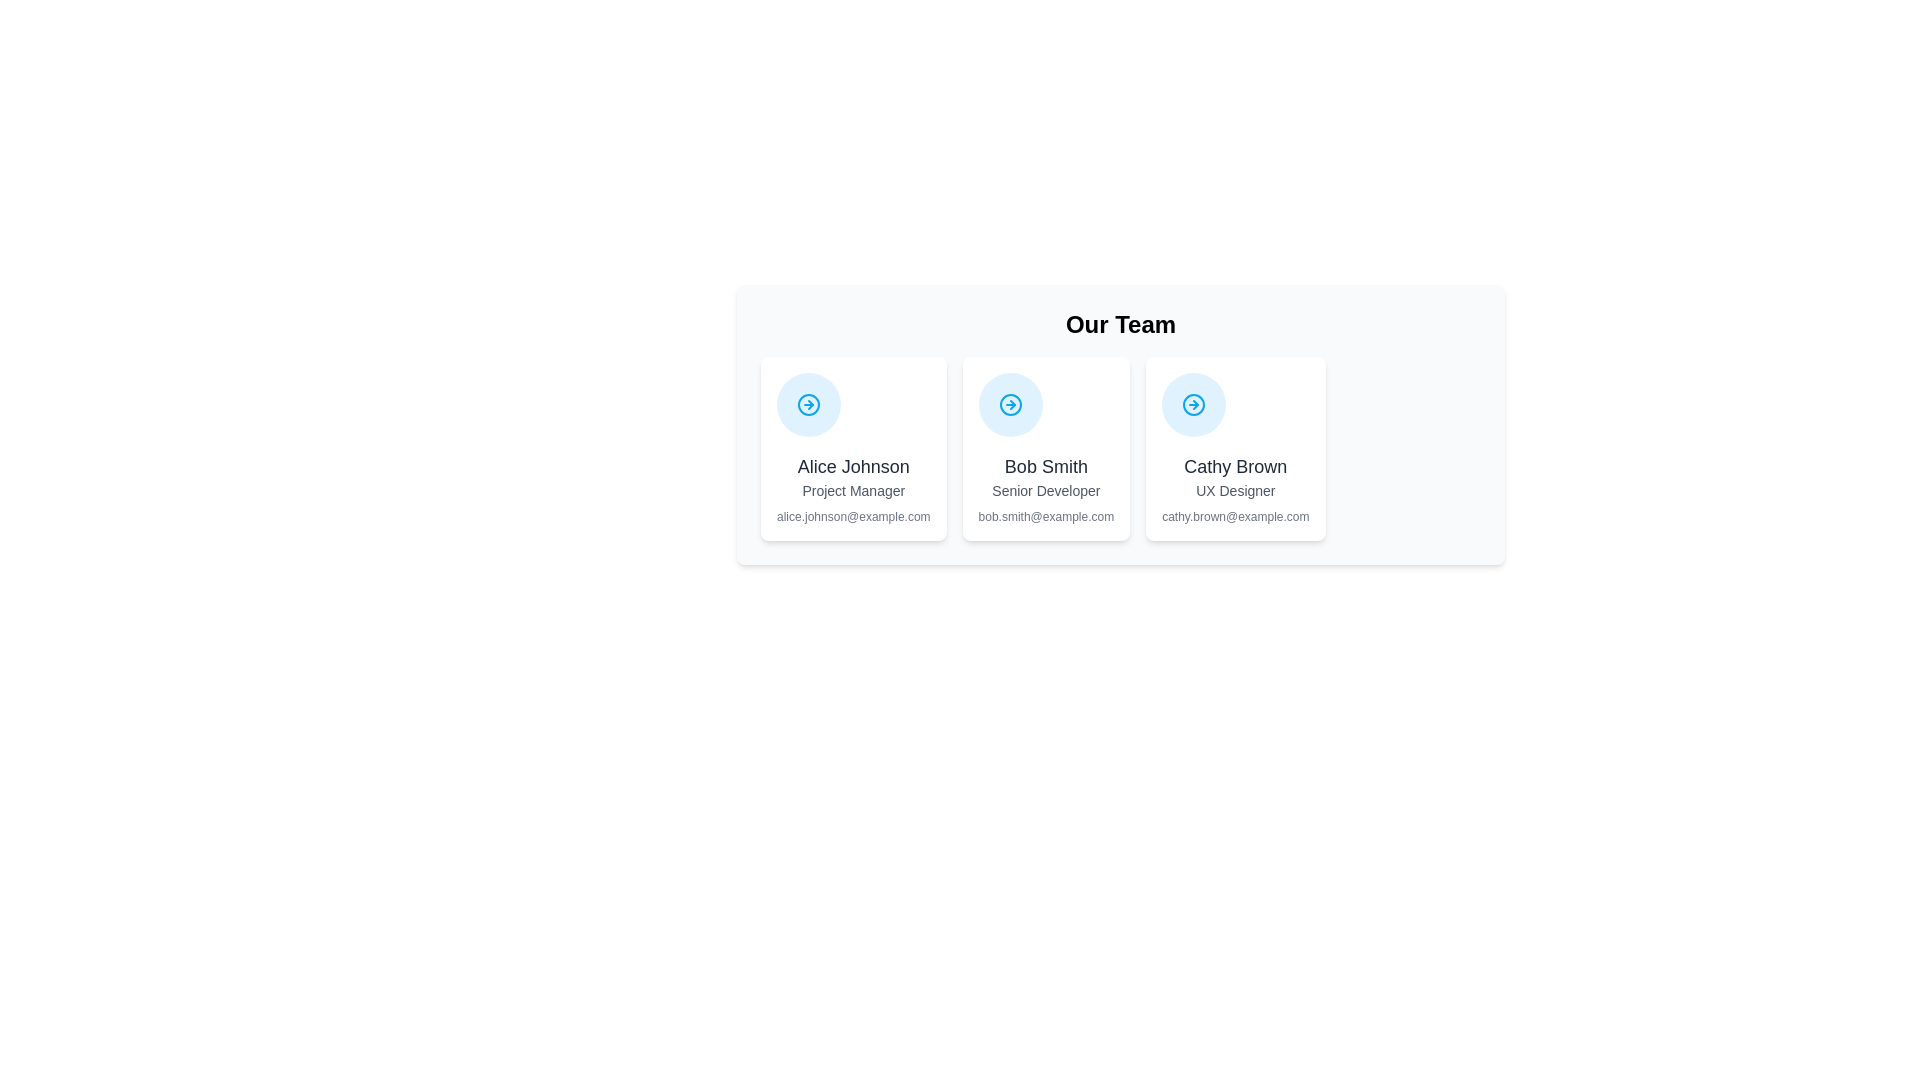  I want to click on the SVG Circle Element that serves as the circular outline of the arrow icon representing navigation within the card for Cathy Brown, so click(1194, 405).